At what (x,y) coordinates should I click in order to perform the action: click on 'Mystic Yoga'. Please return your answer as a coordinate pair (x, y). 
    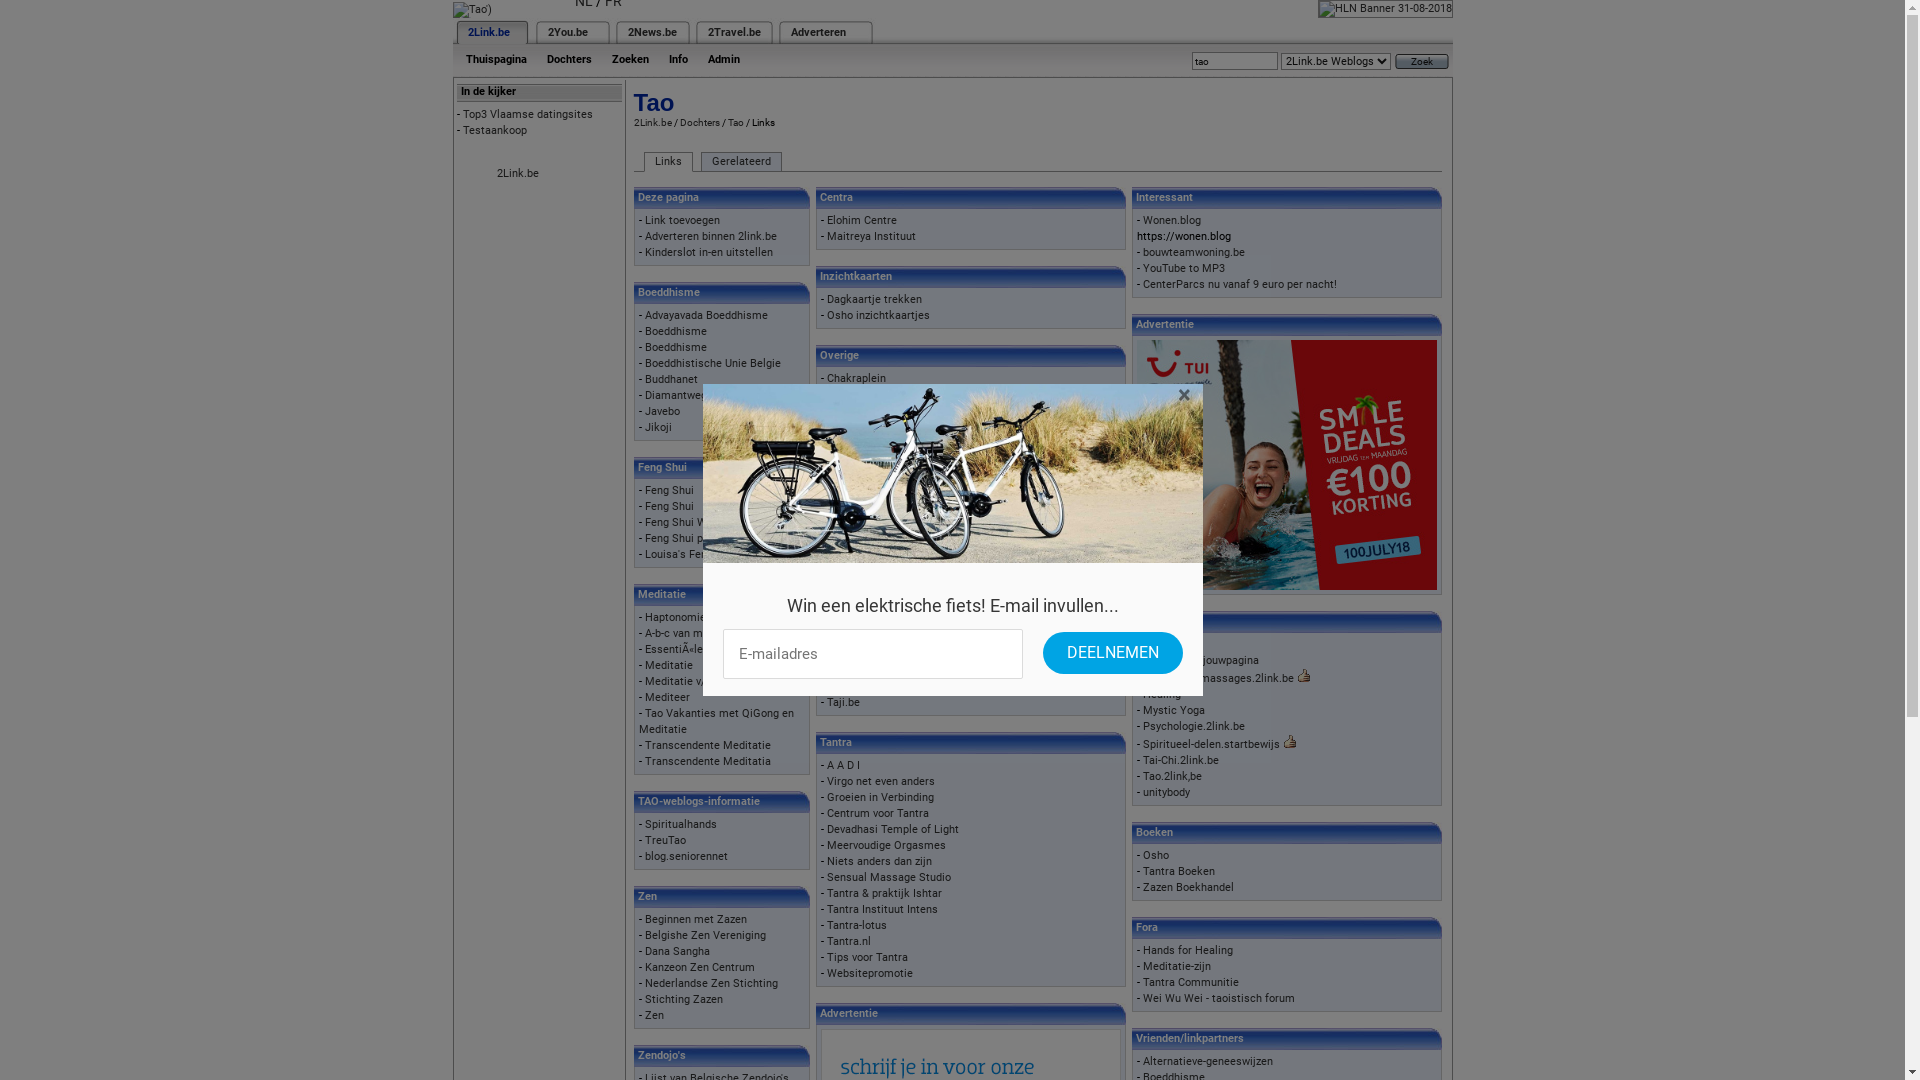
    Looking at the image, I should click on (1172, 709).